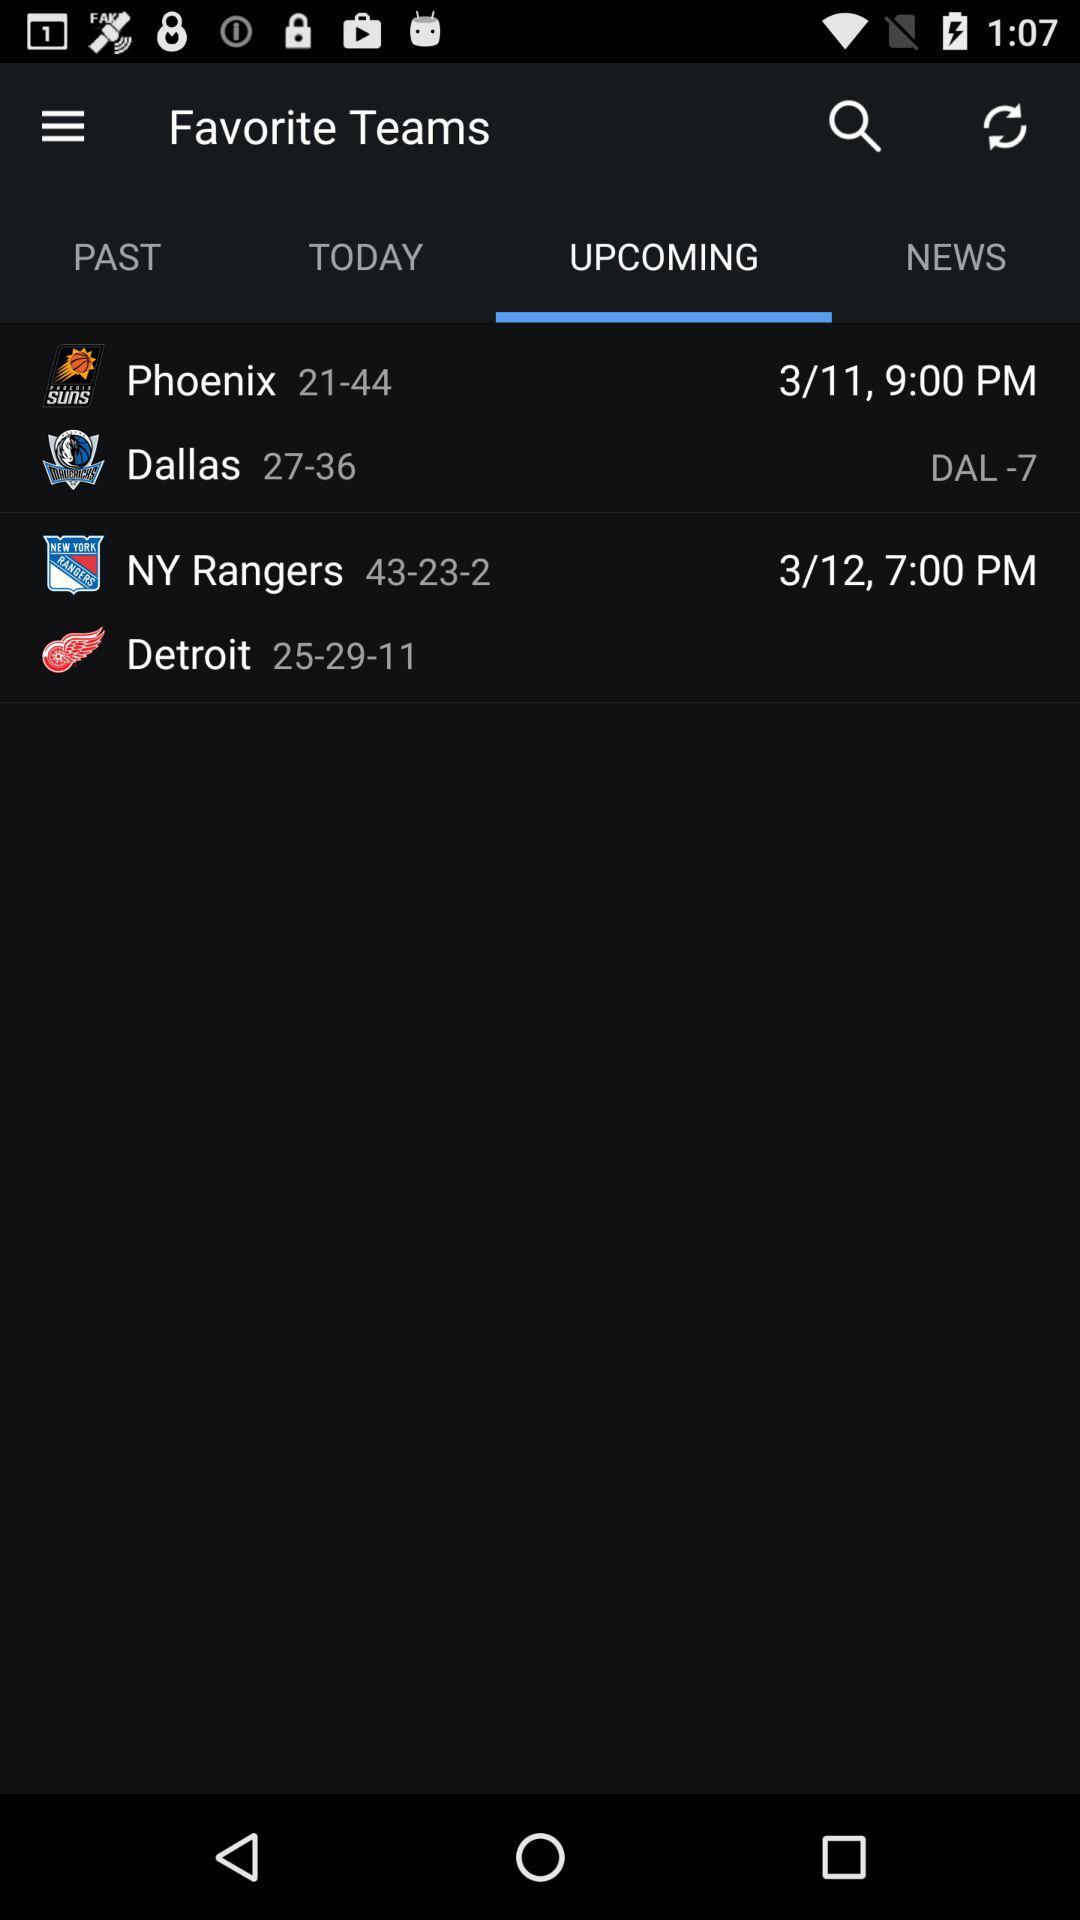  Describe the element at coordinates (61, 133) in the screenshot. I see `the menu icon` at that location.